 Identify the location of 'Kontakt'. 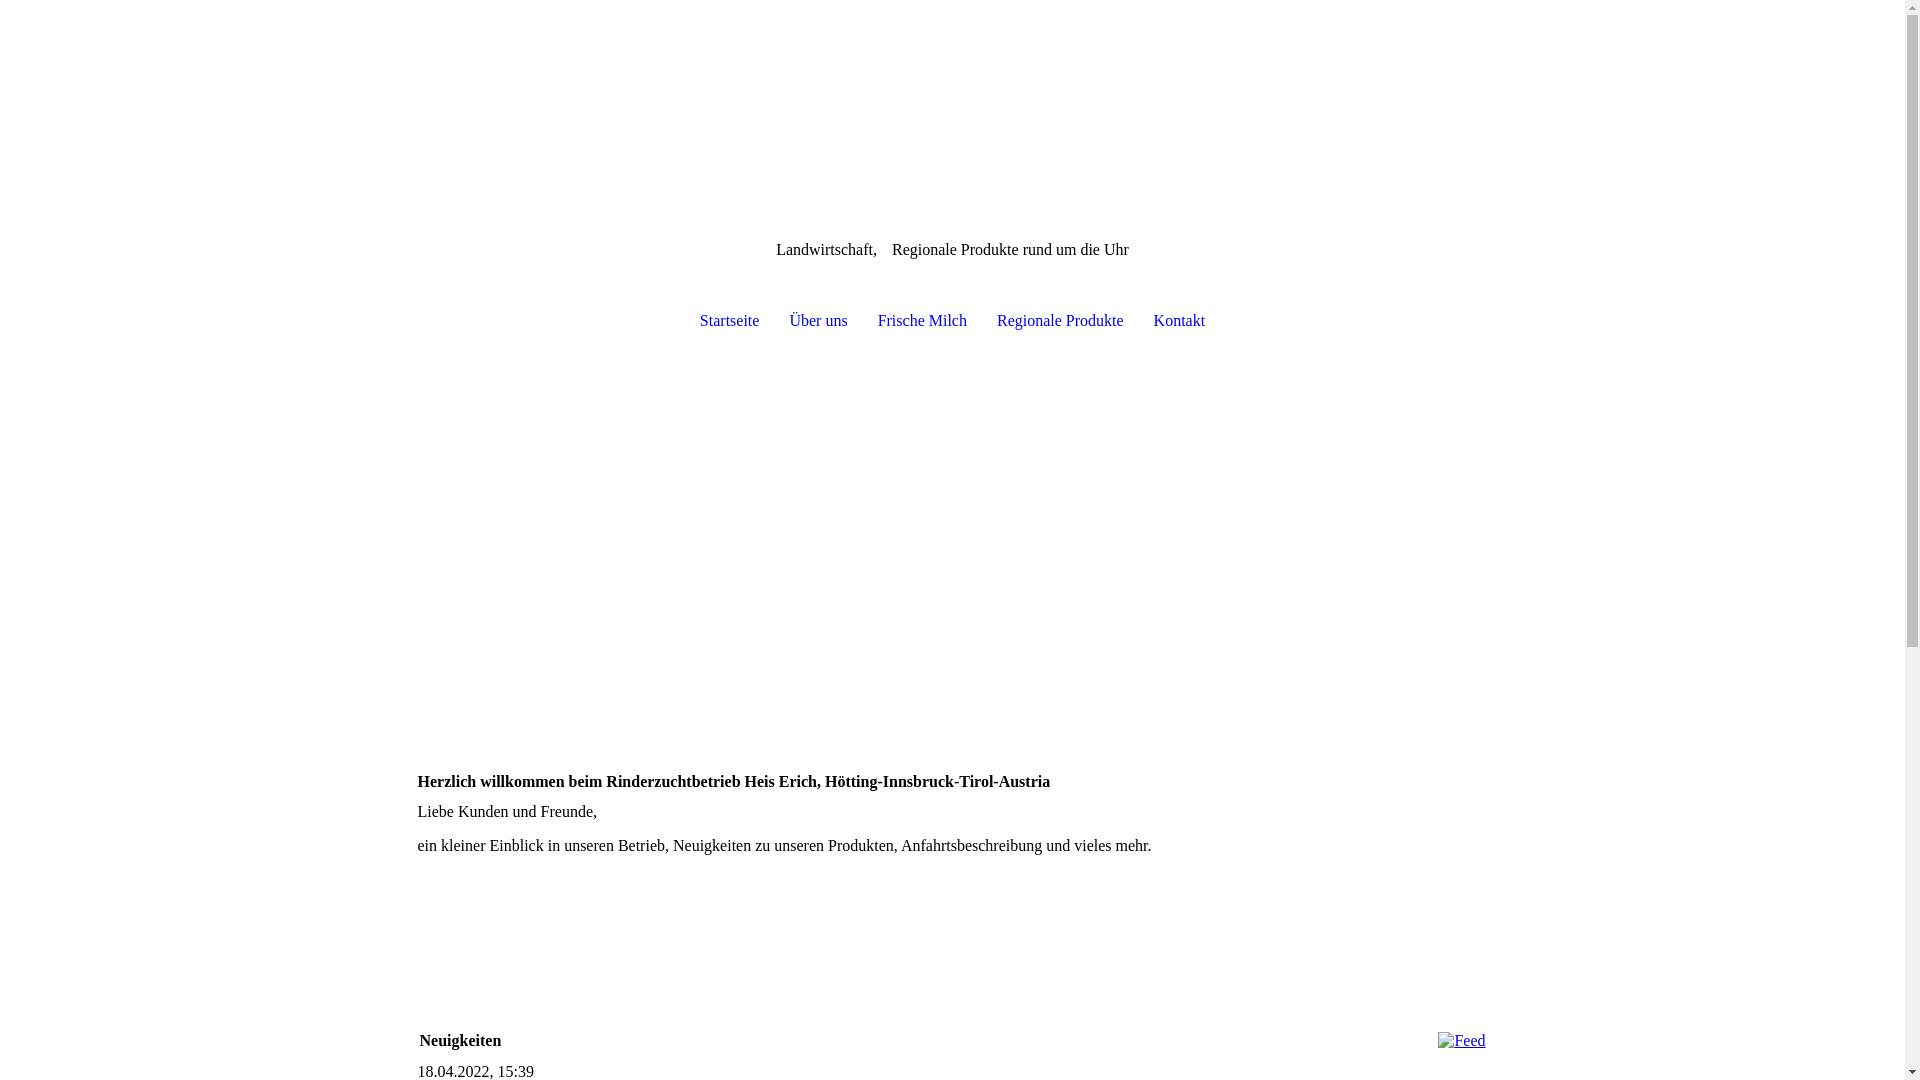
(1138, 319).